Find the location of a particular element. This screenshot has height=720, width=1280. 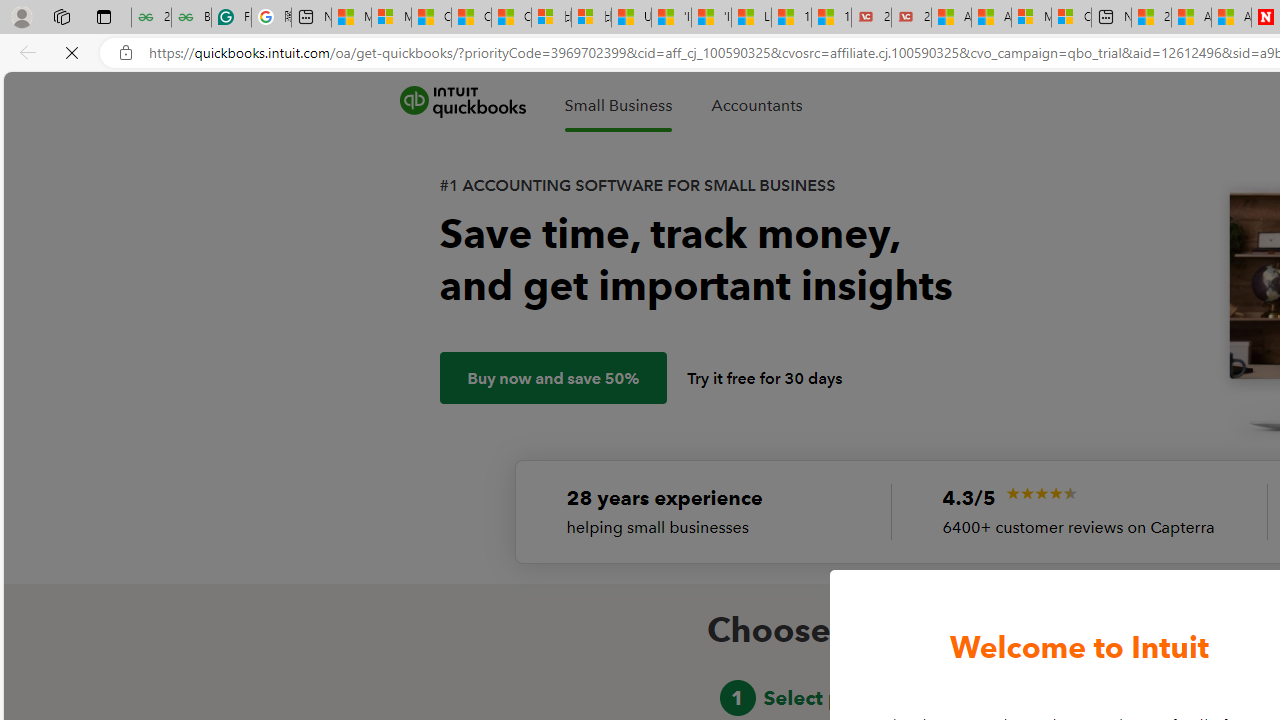

'Small Business' is located at coordinates (617, 105).